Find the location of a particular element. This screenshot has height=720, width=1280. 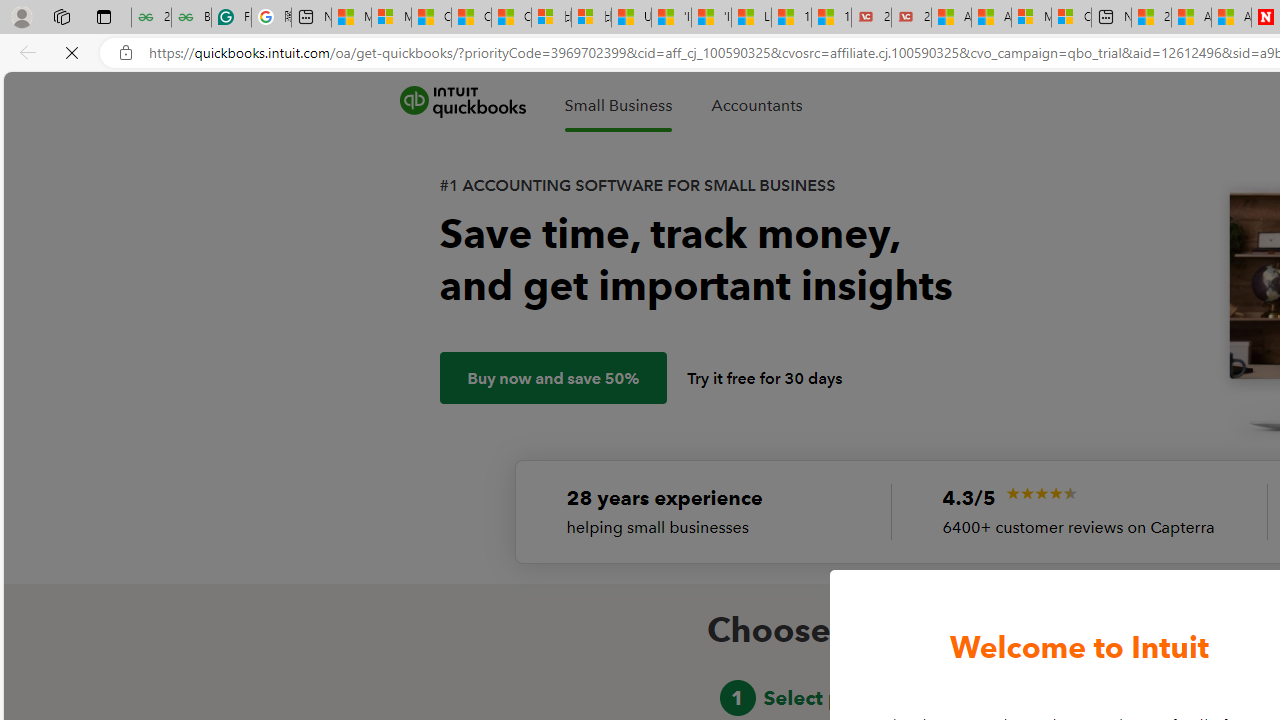

'Small Business' is located at coordinates (617, 105).